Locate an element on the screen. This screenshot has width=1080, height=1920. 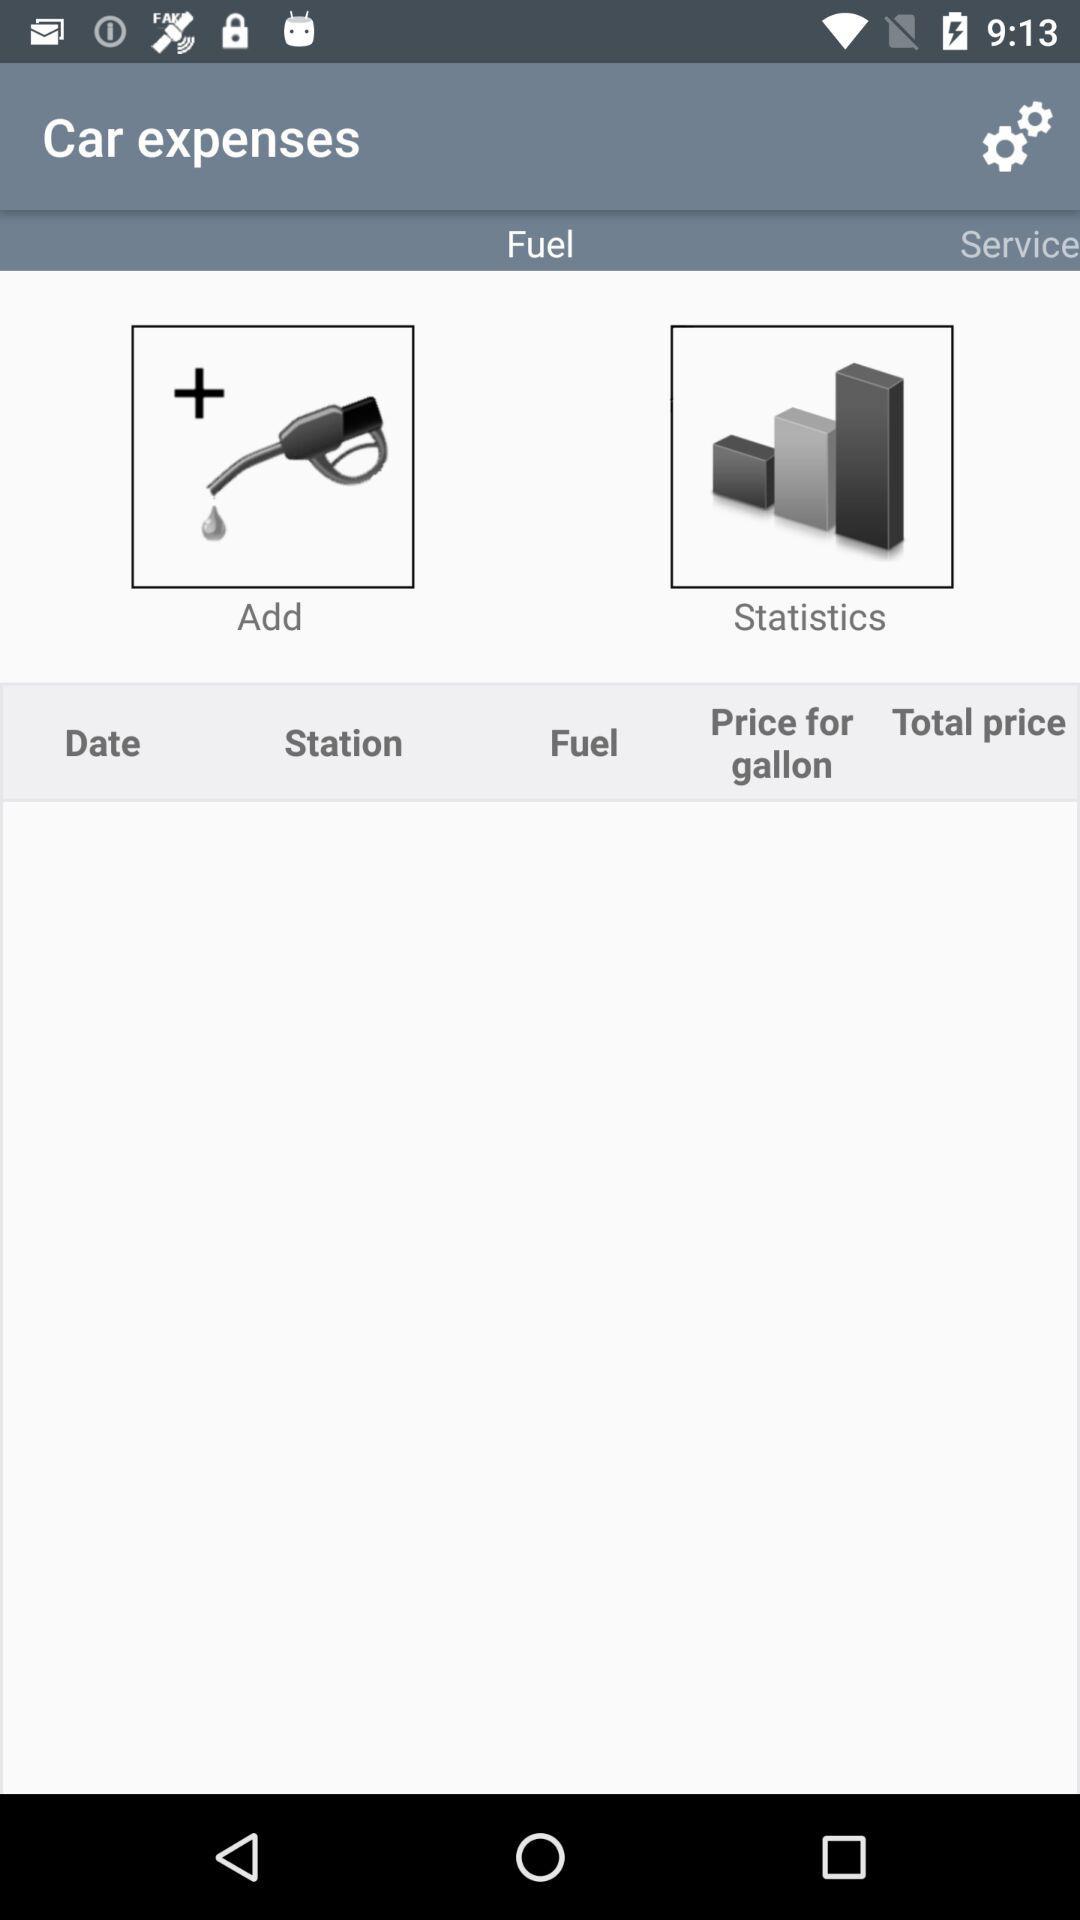
the item next to the fuel icon is located at coordinates (1017, 135).